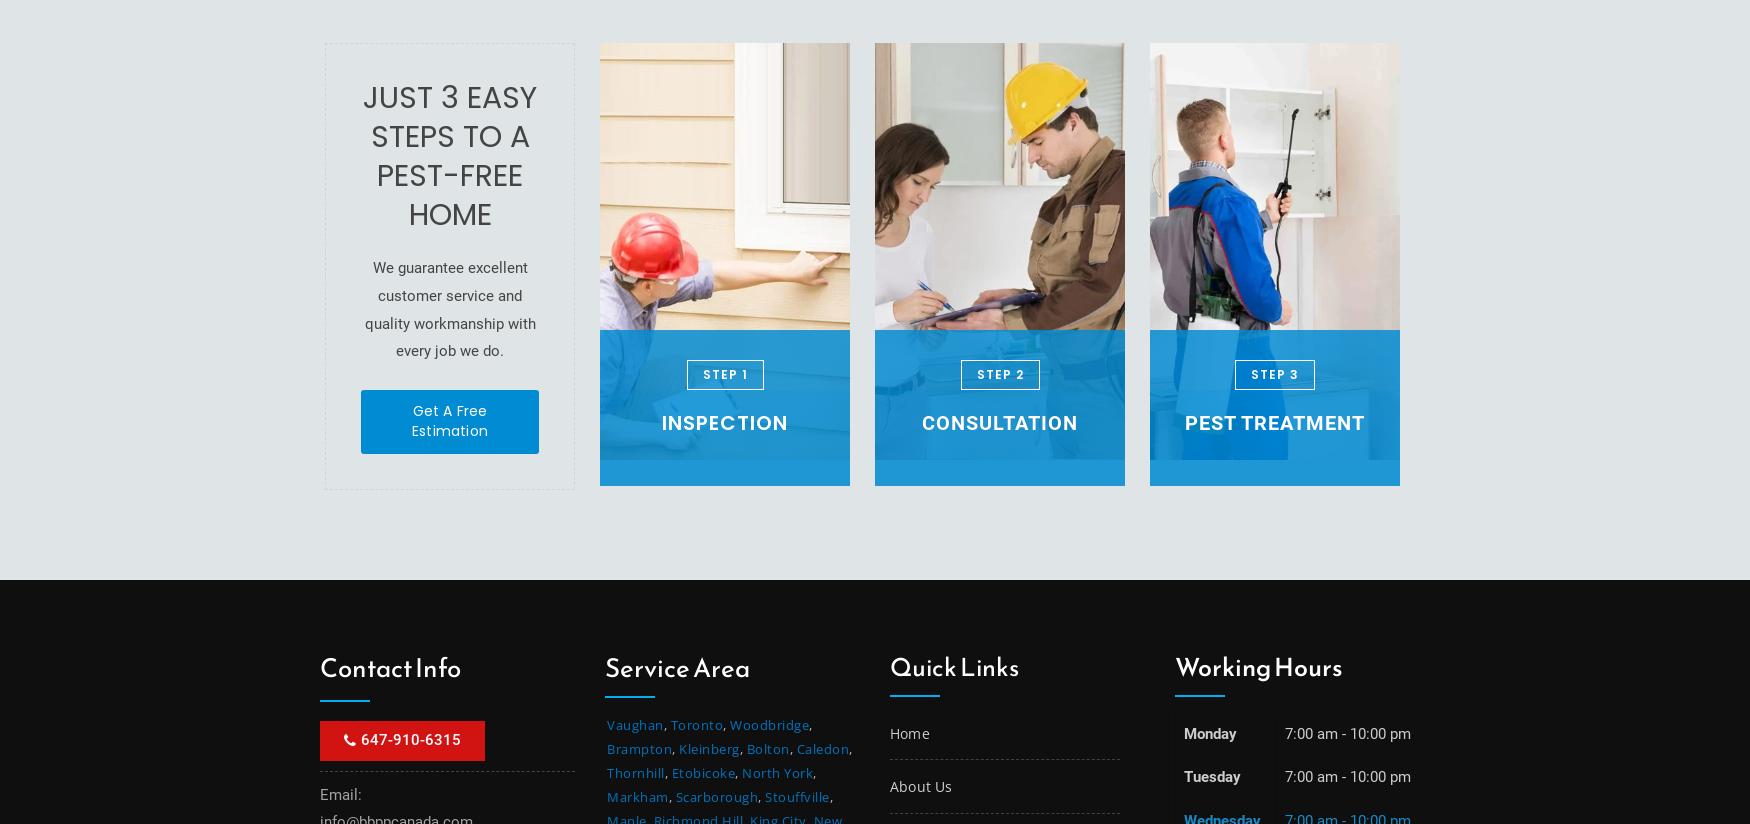 The image size is (1750, 824). What do you see at coordinates (746, 748) in the screenshot?
I see `'Bolton'` at bounding box center [746, 748].